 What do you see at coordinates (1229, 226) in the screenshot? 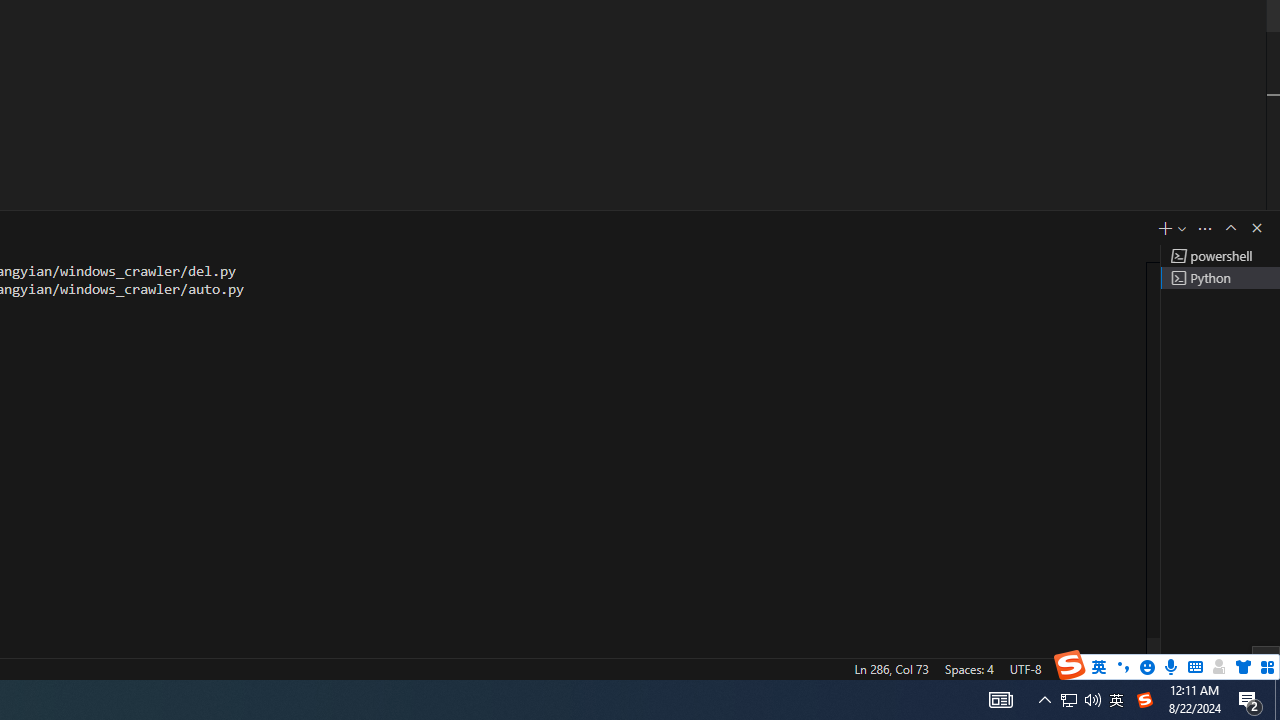
I see `'Maximize Panel Size'` at bounding box center [1229, 226].